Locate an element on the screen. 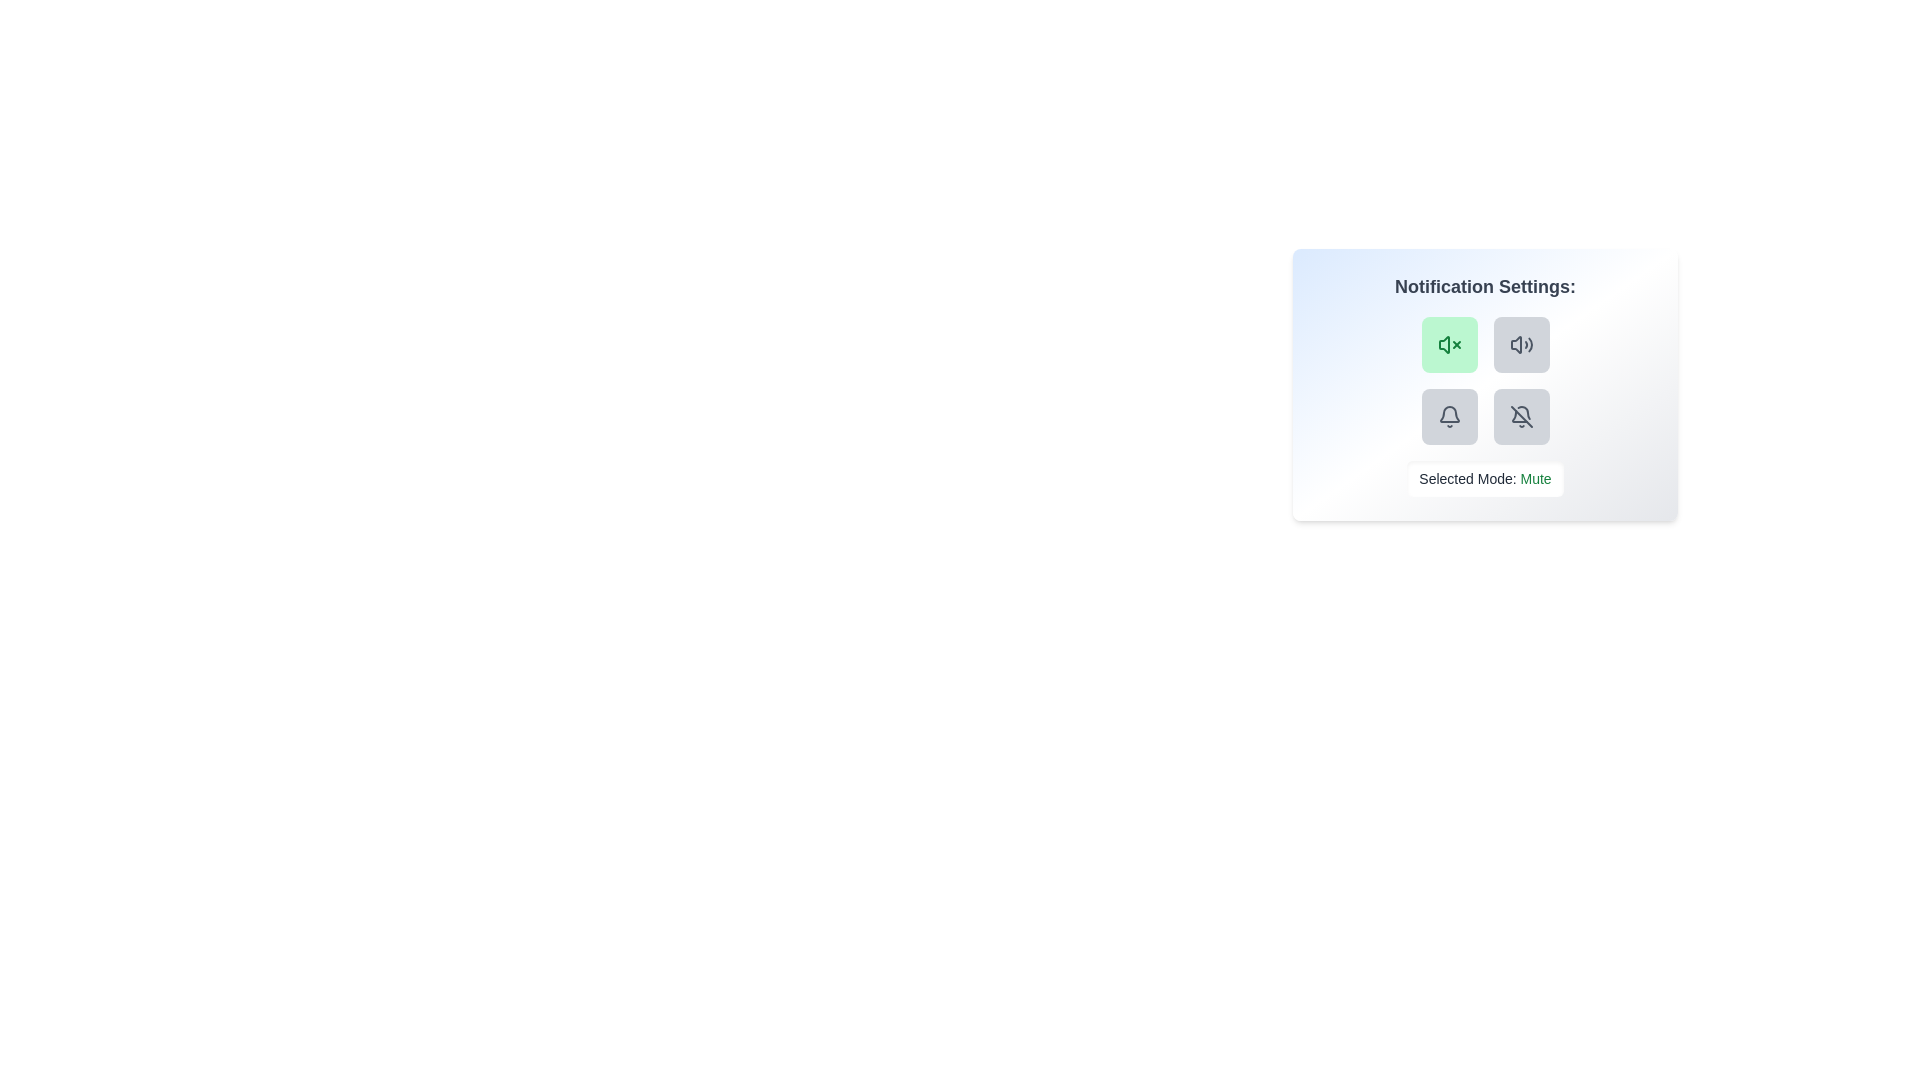  the notification mode Mute by clicking the corresponding button is located at coordinates (1449, 343).